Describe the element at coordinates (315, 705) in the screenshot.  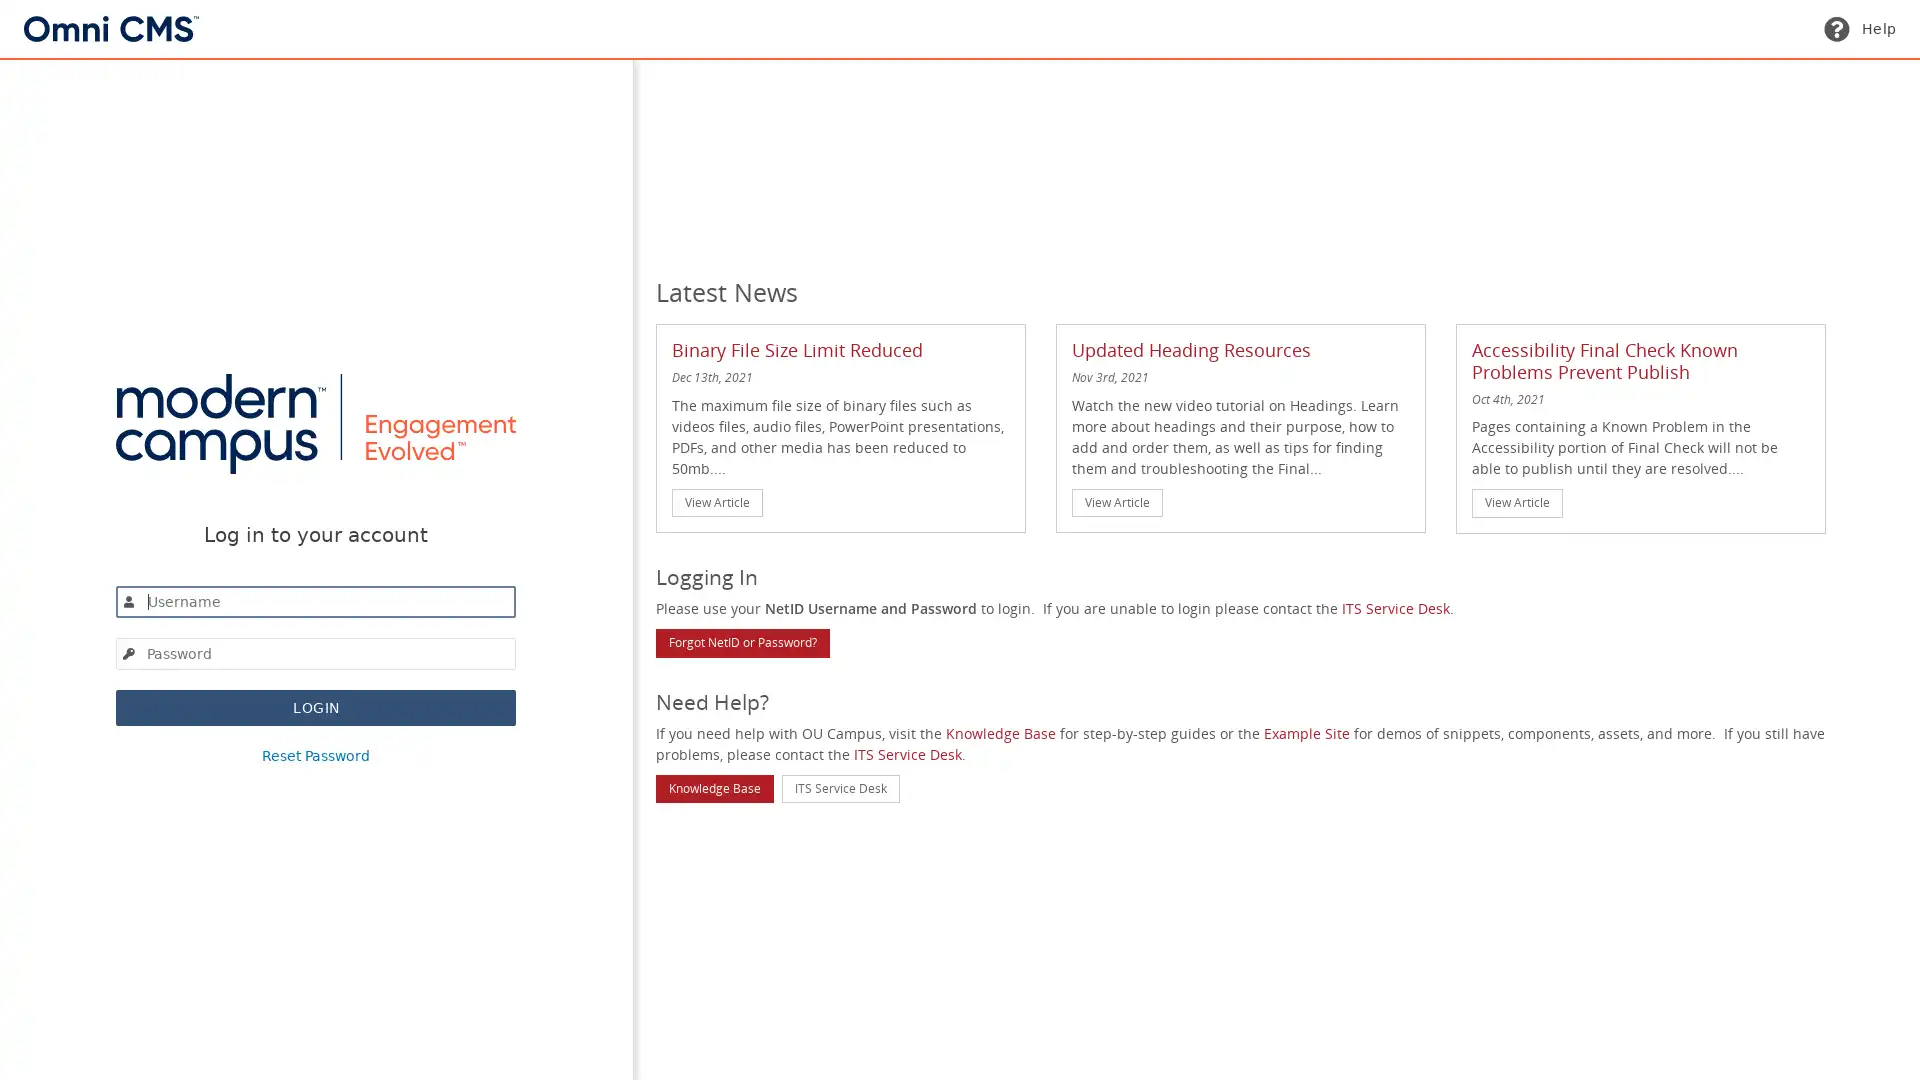
I see `LOGIN` at that location.